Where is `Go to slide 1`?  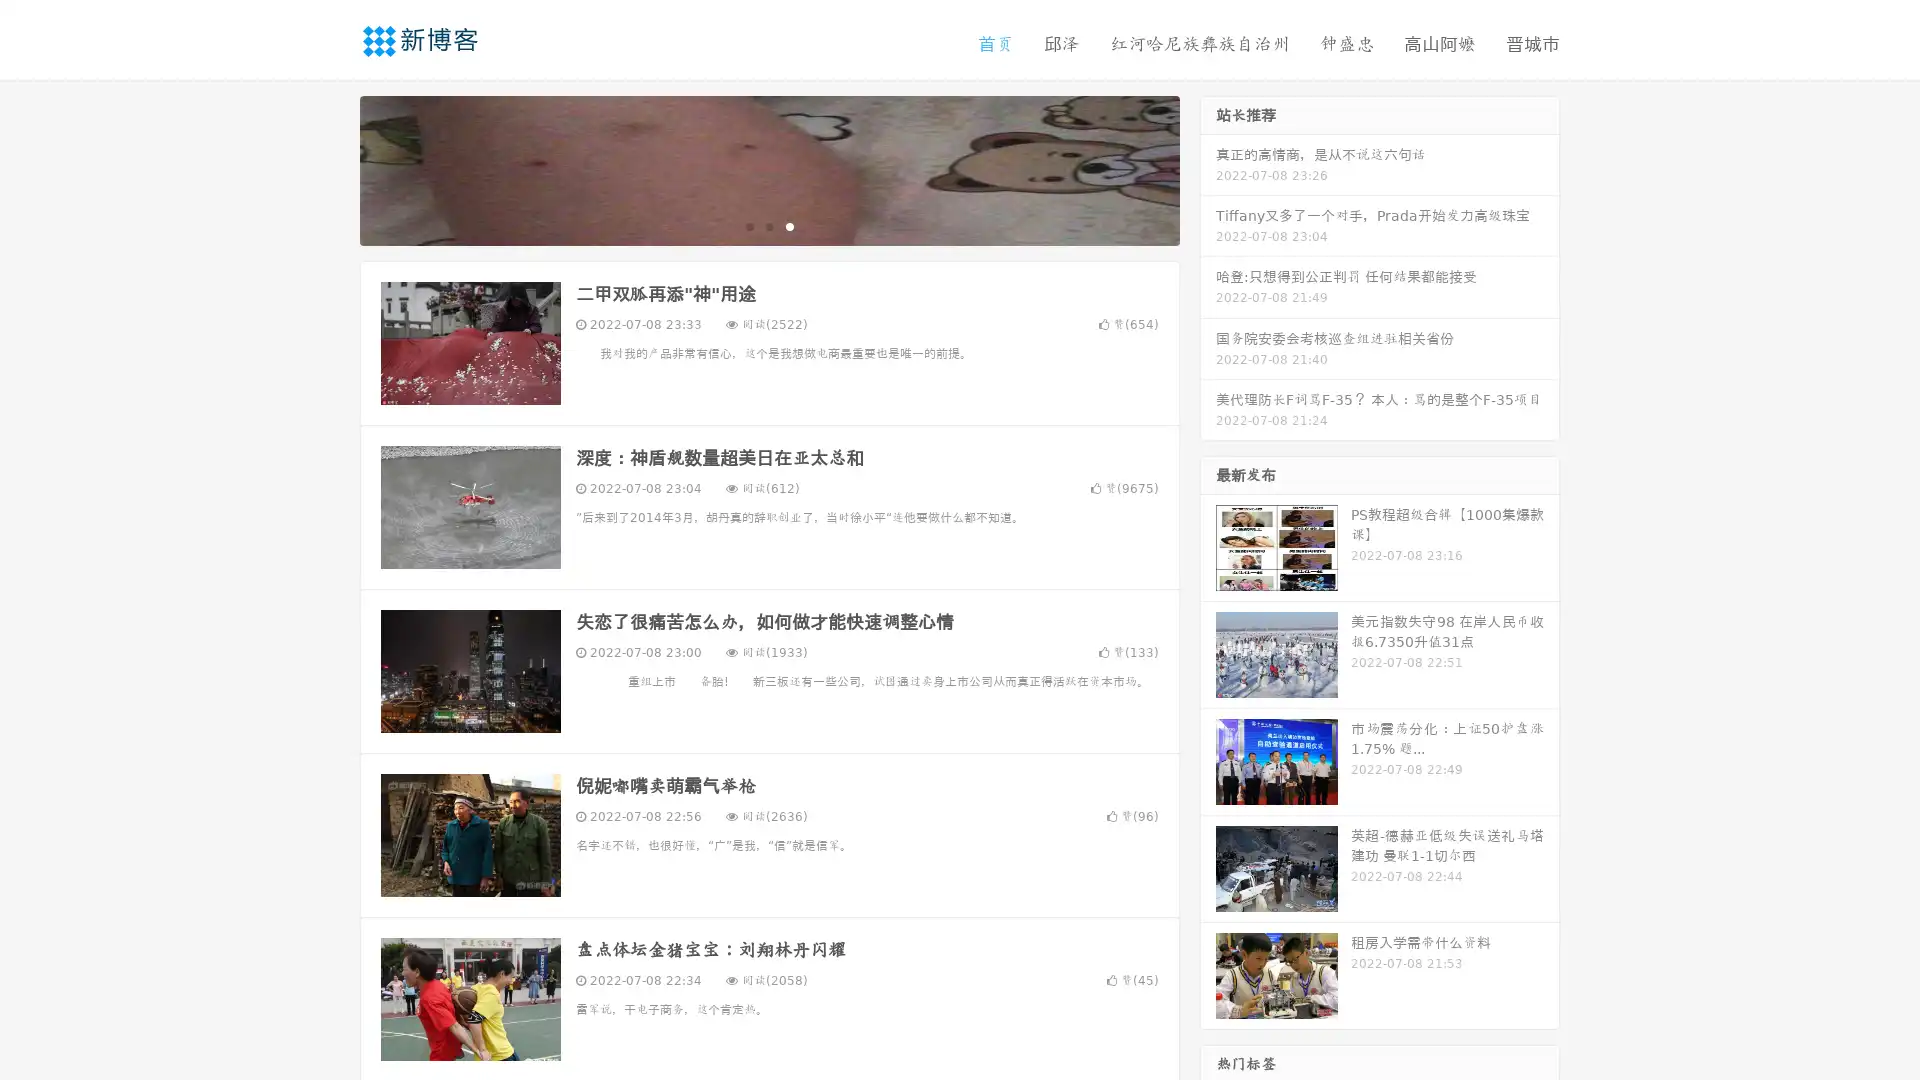 Go to slide 1 is located at coordinates (748, 225).